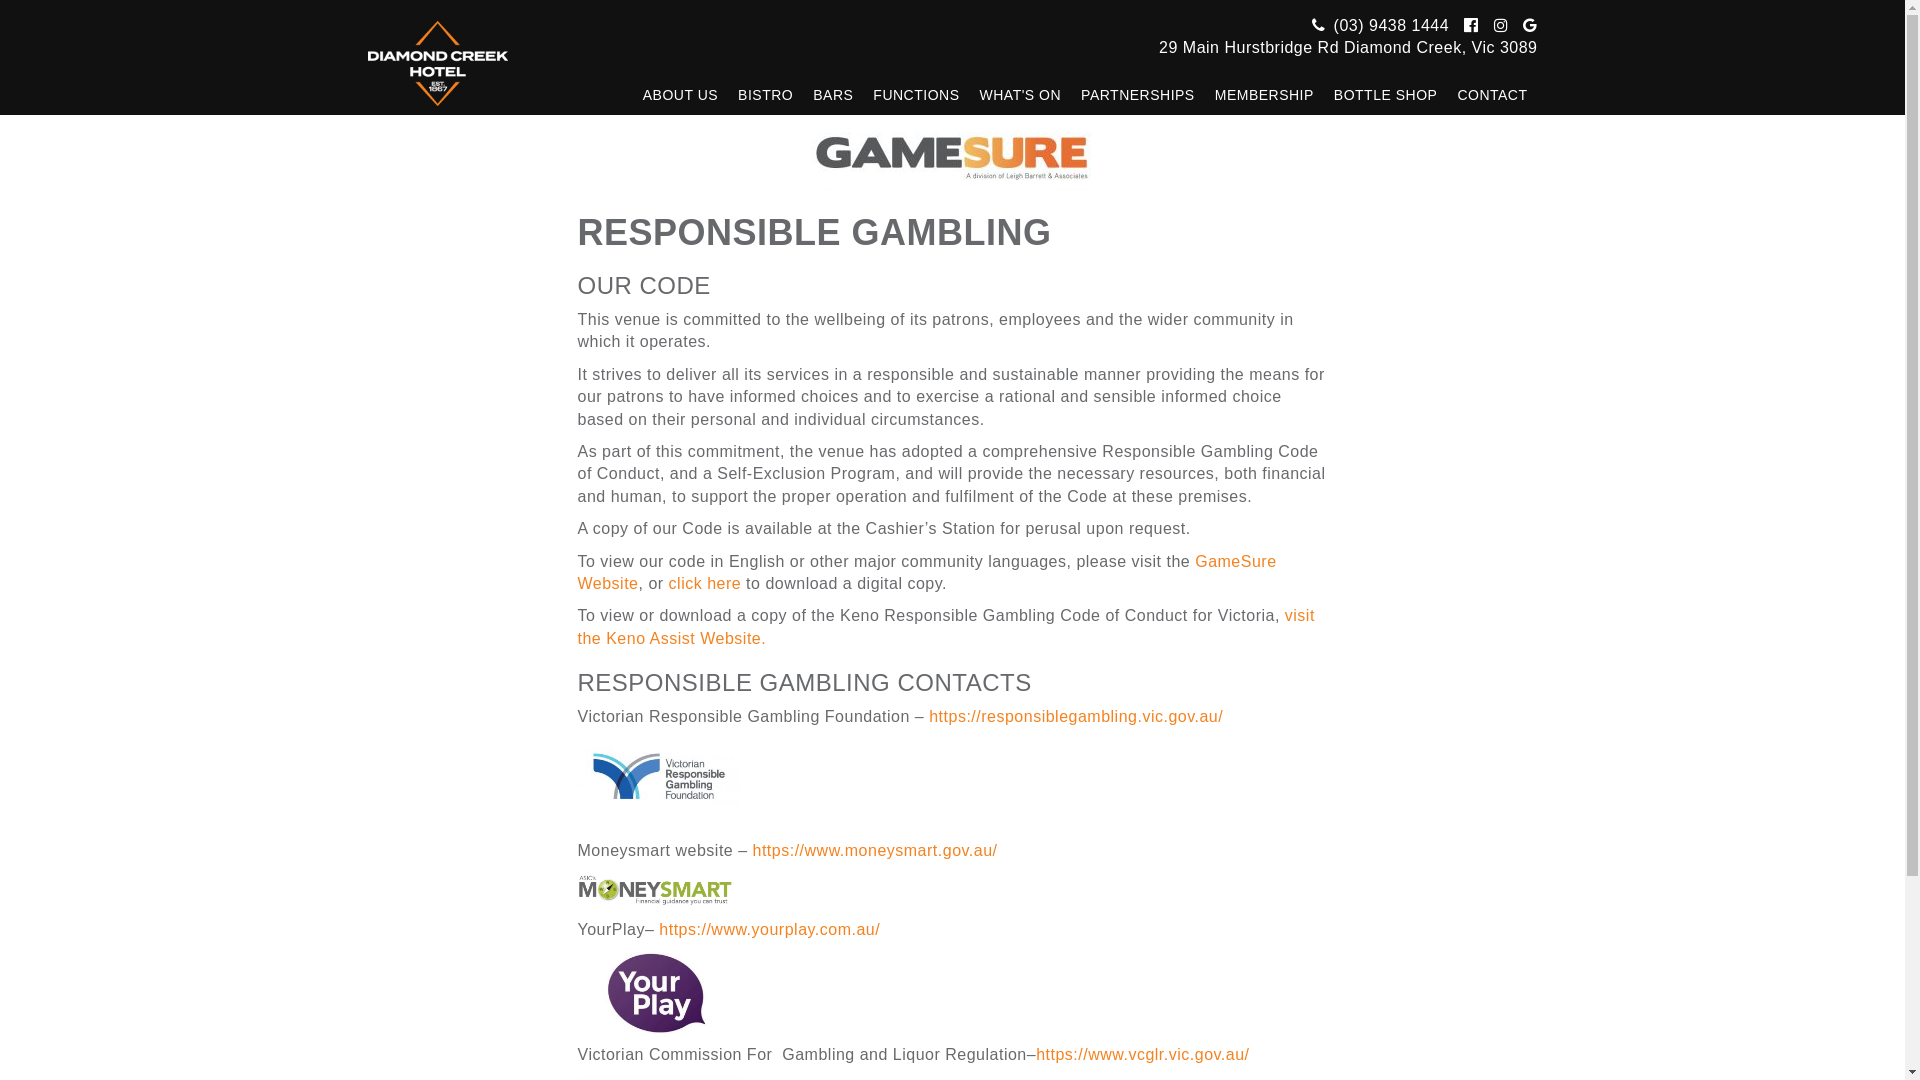  What do you see at coordinates (632, 95) in the screenshot?
I see `'ABOUT US'` at bounding box center [632, 95].